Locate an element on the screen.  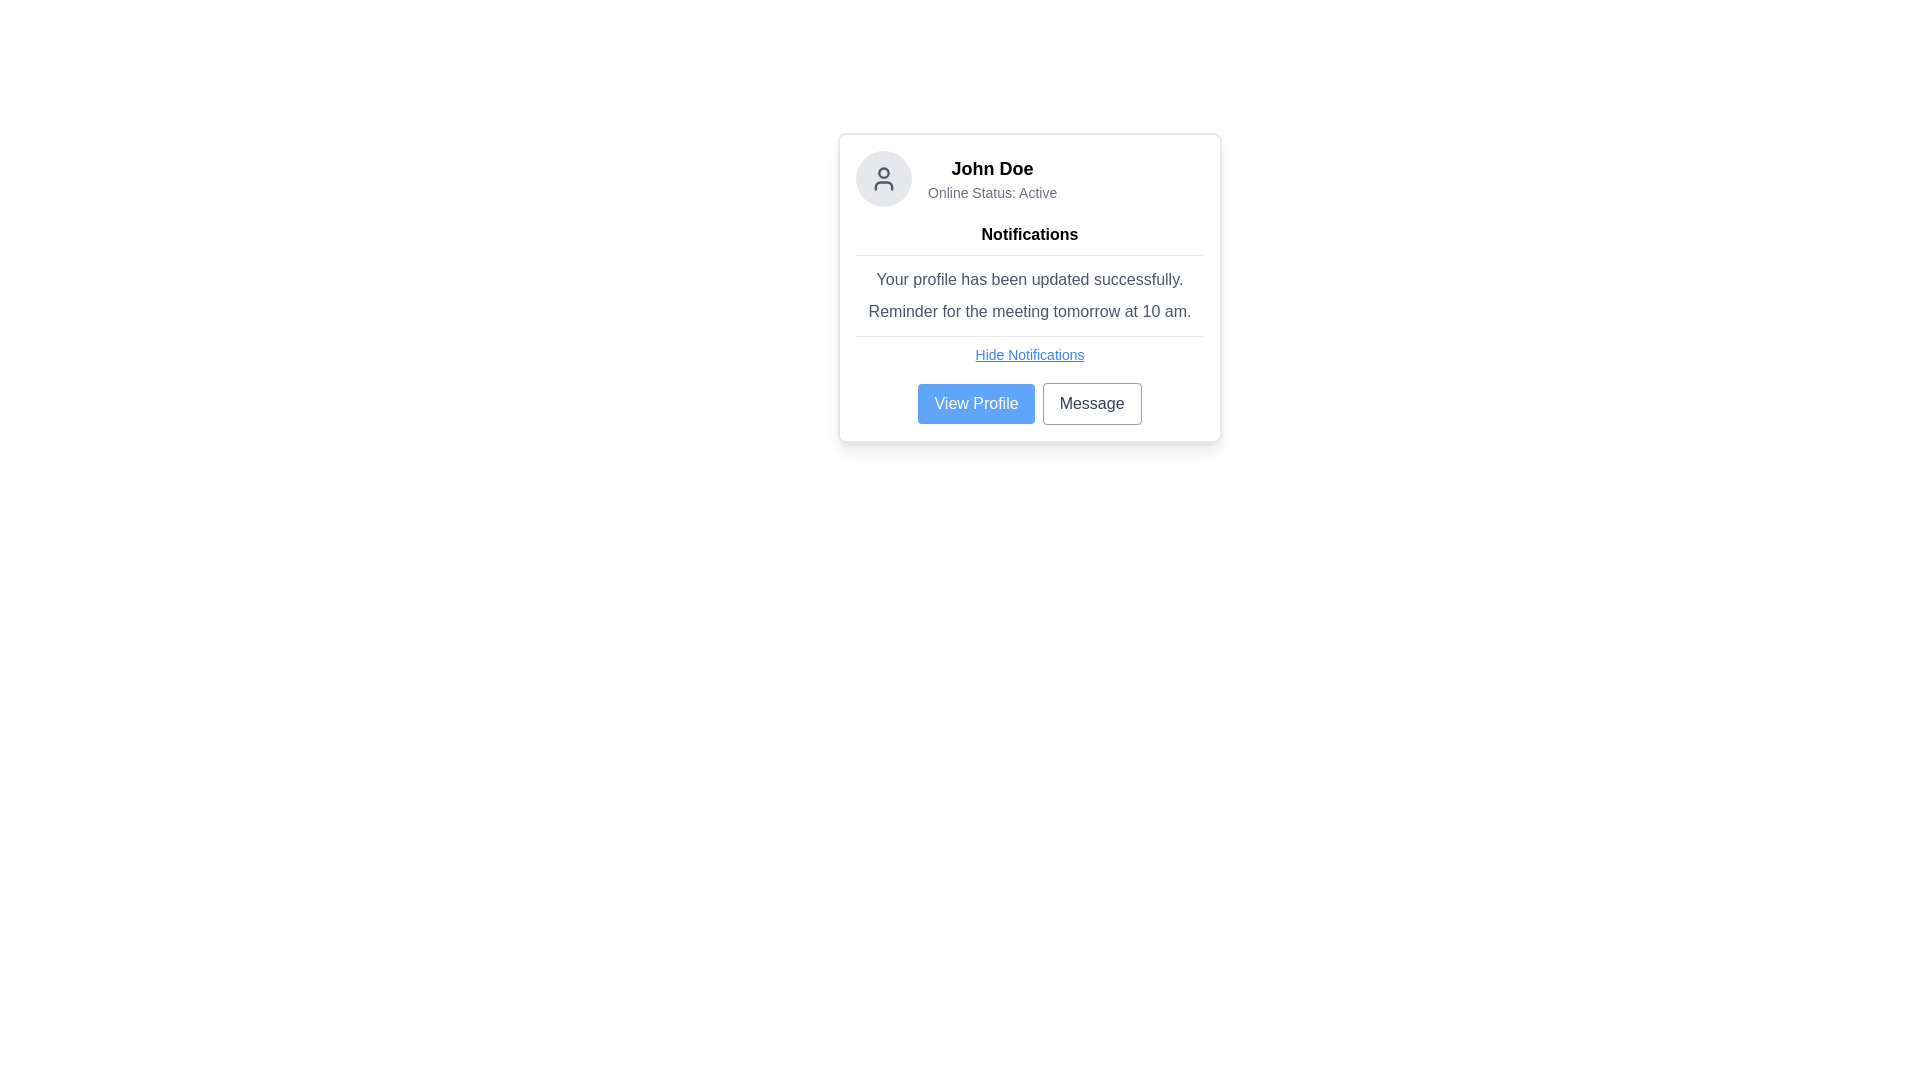
the text block that displays messages about profile updates and meeting reminders, located below the 'Notifications' heading in the user profile card is located at coordinates (1030, 296).